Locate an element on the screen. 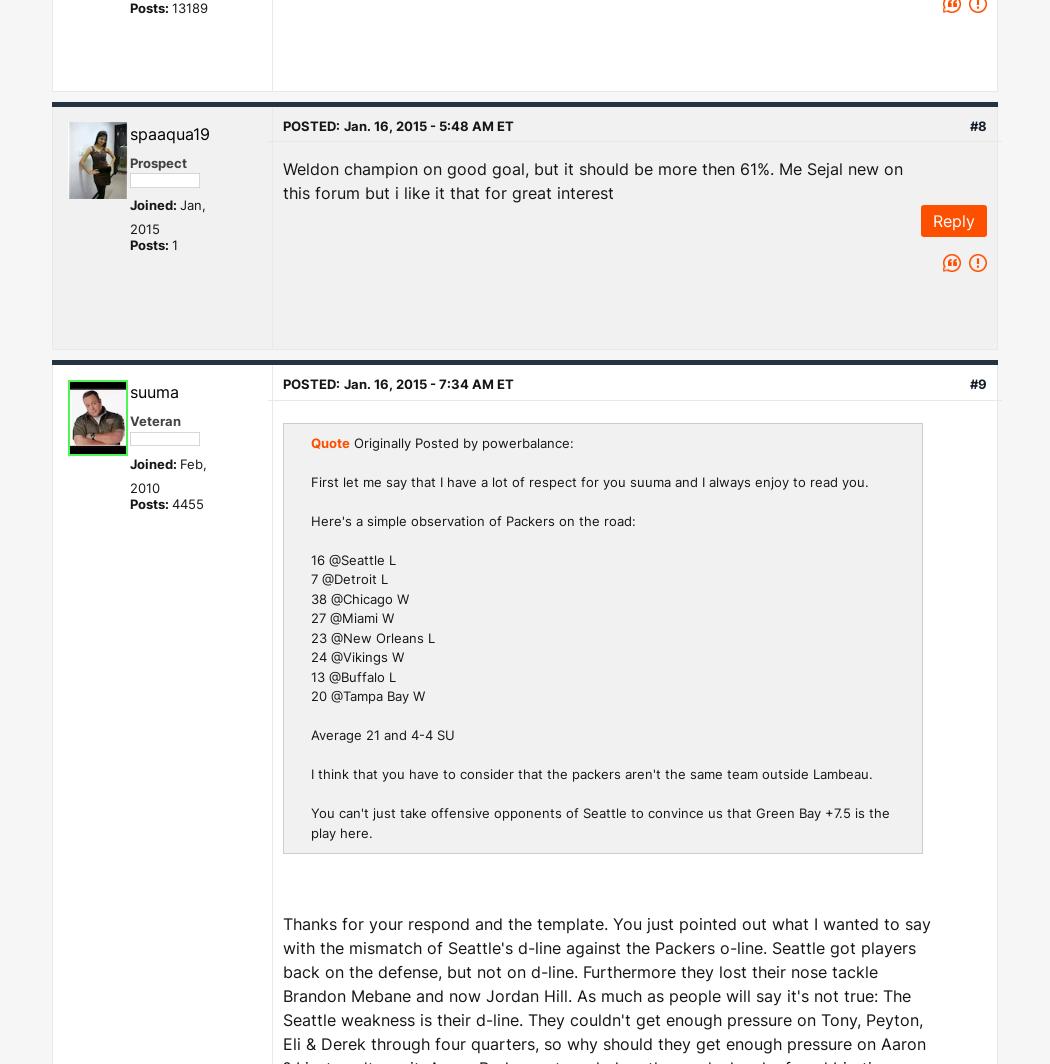  '4455' is located at coordinates (187, 502).